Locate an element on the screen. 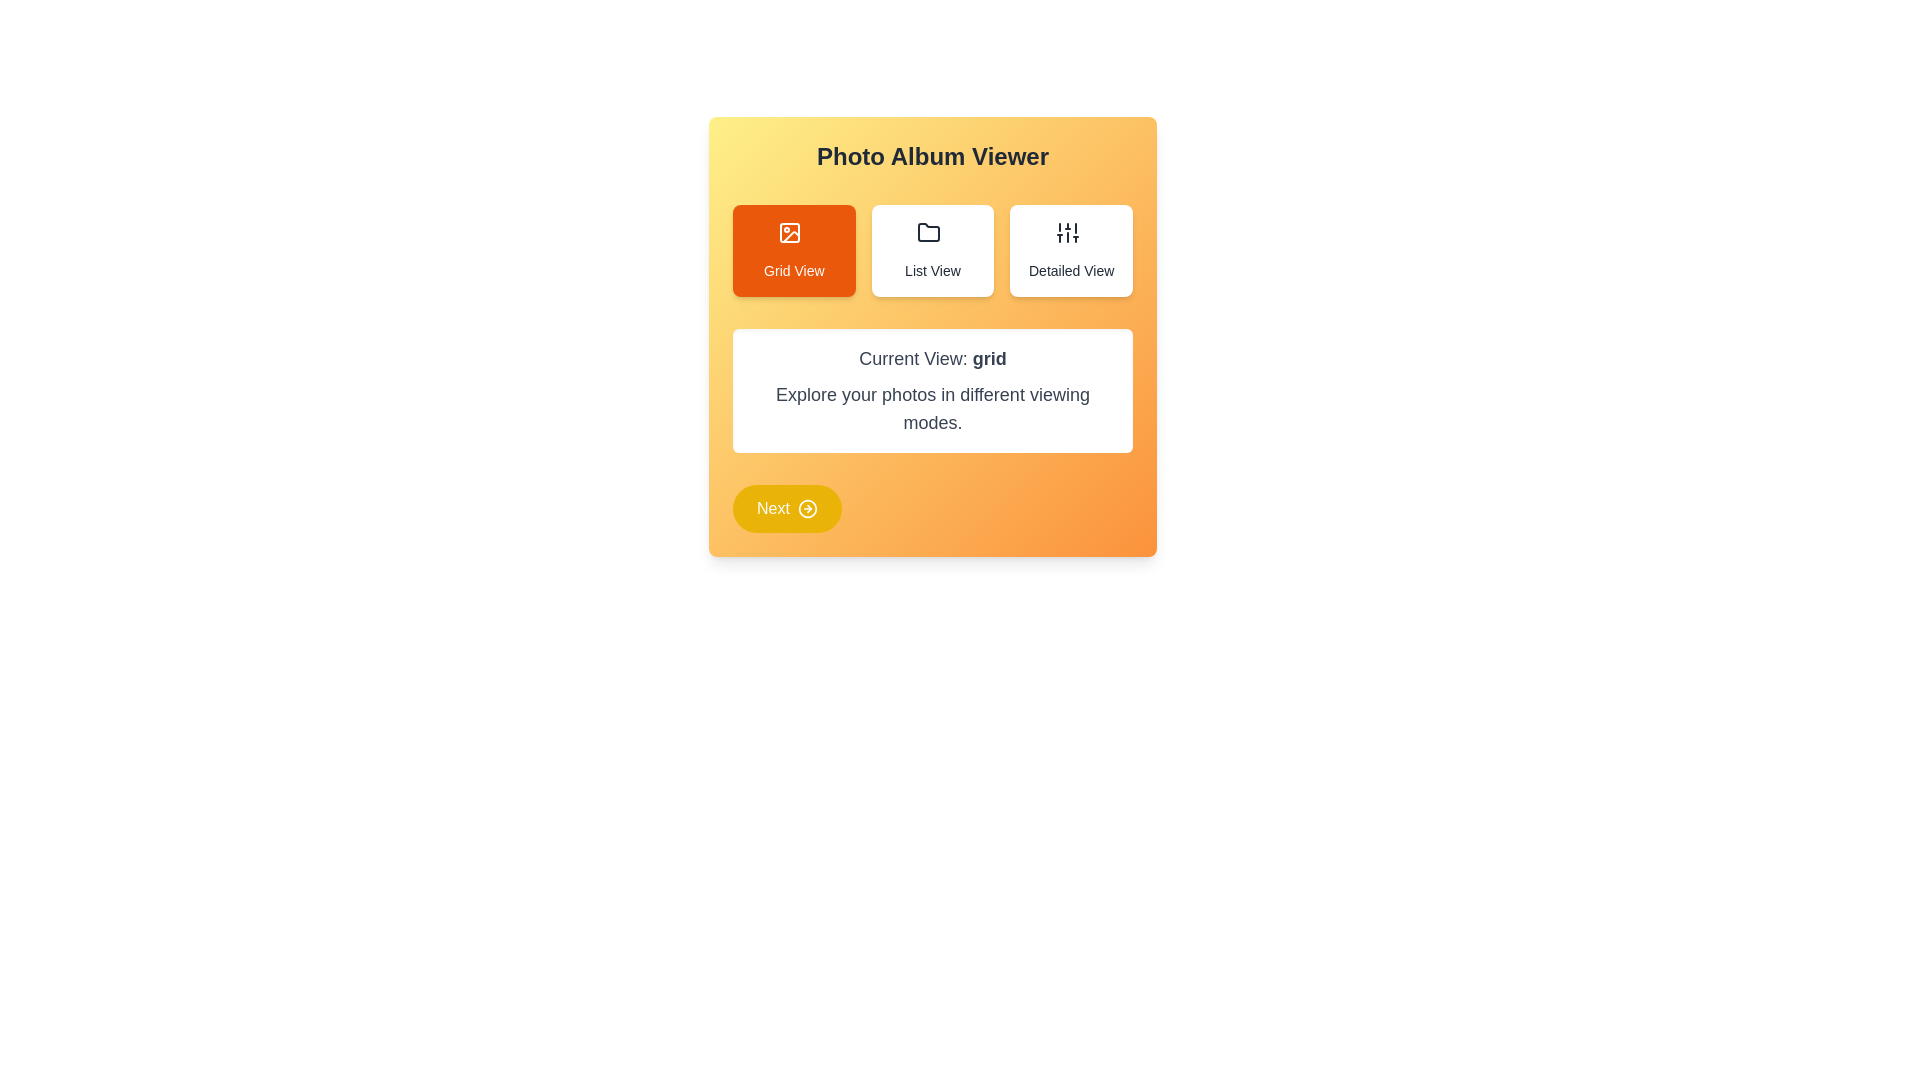  the informational text block that indicates the current viewing mode as 'grid' and provides guidance about photo viewing options, located between the view selection buttons and the 'Next' button is located at coordinates (931, 390).